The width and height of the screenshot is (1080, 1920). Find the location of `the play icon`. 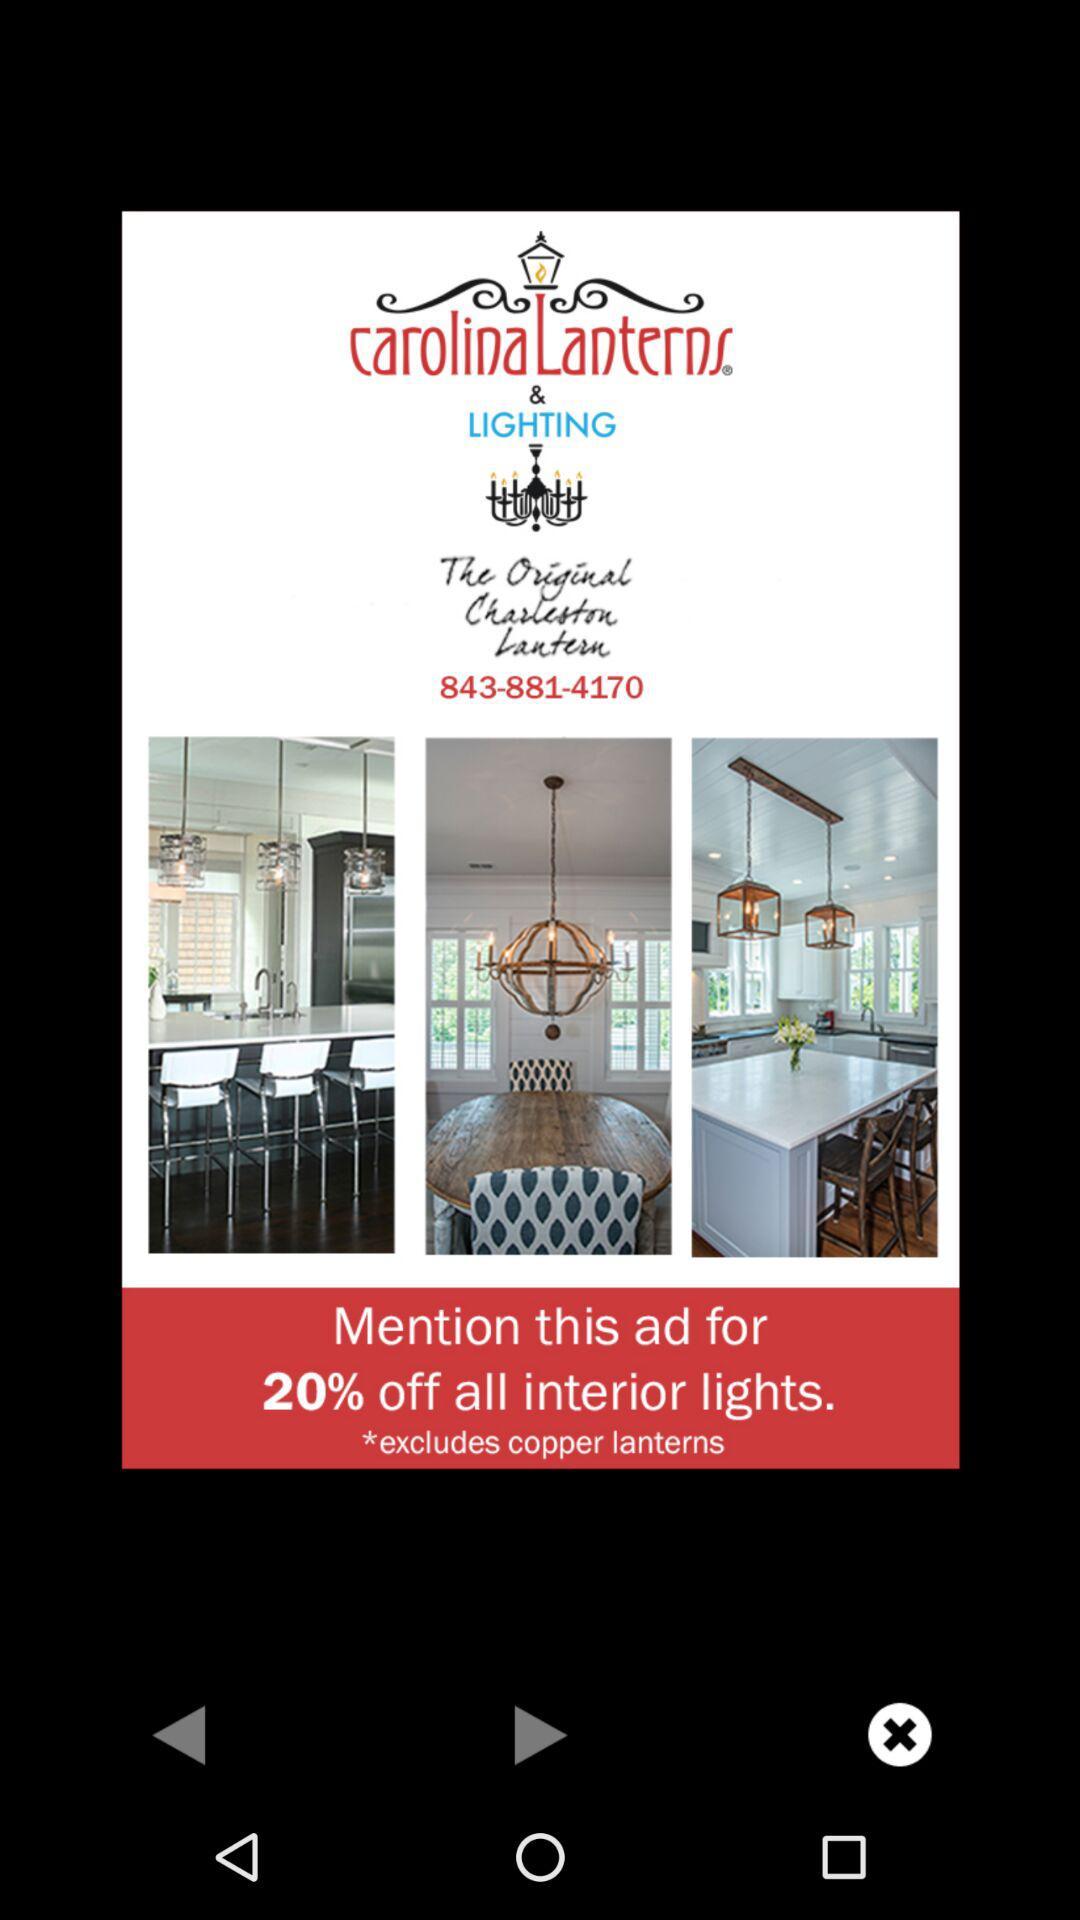

the play icon is located at coordinates (540, 1855).